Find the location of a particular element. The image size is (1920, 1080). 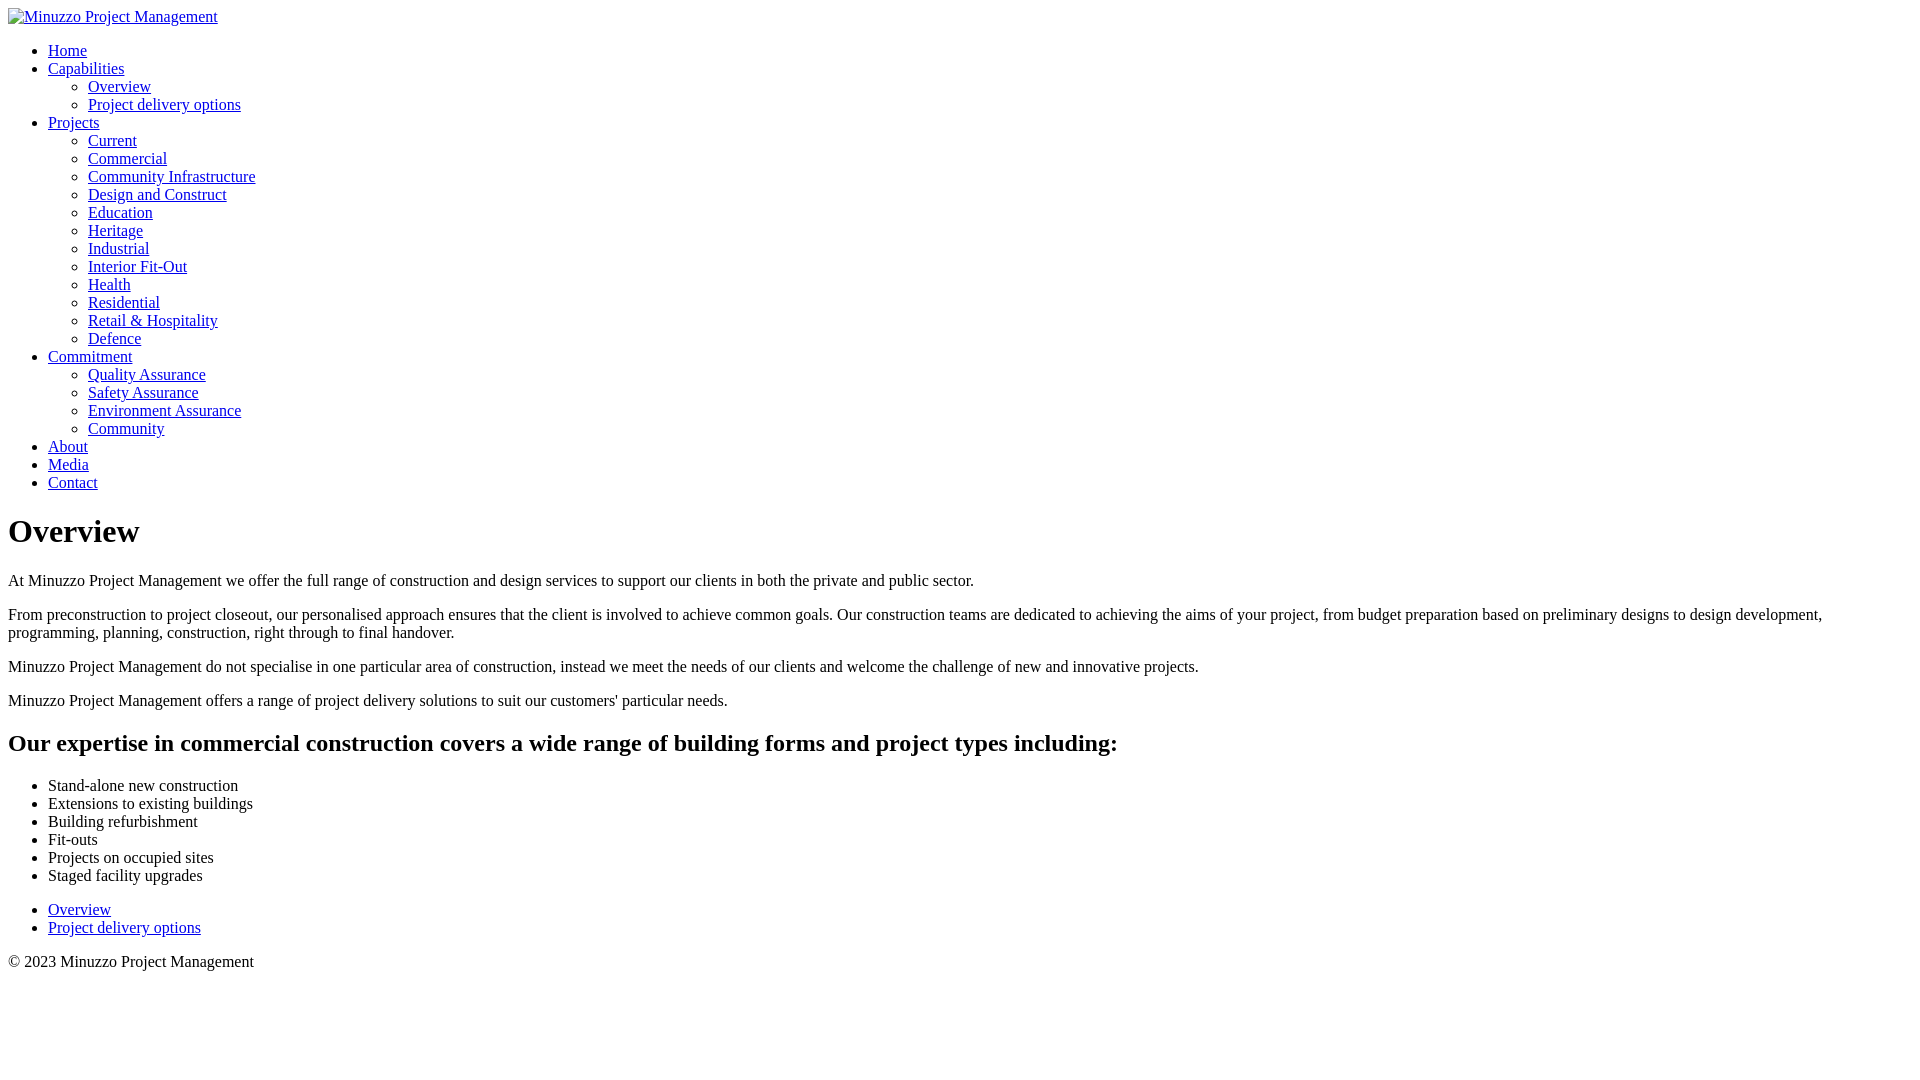

'Interior Fit-Out' is located at coordinates (136, 265).